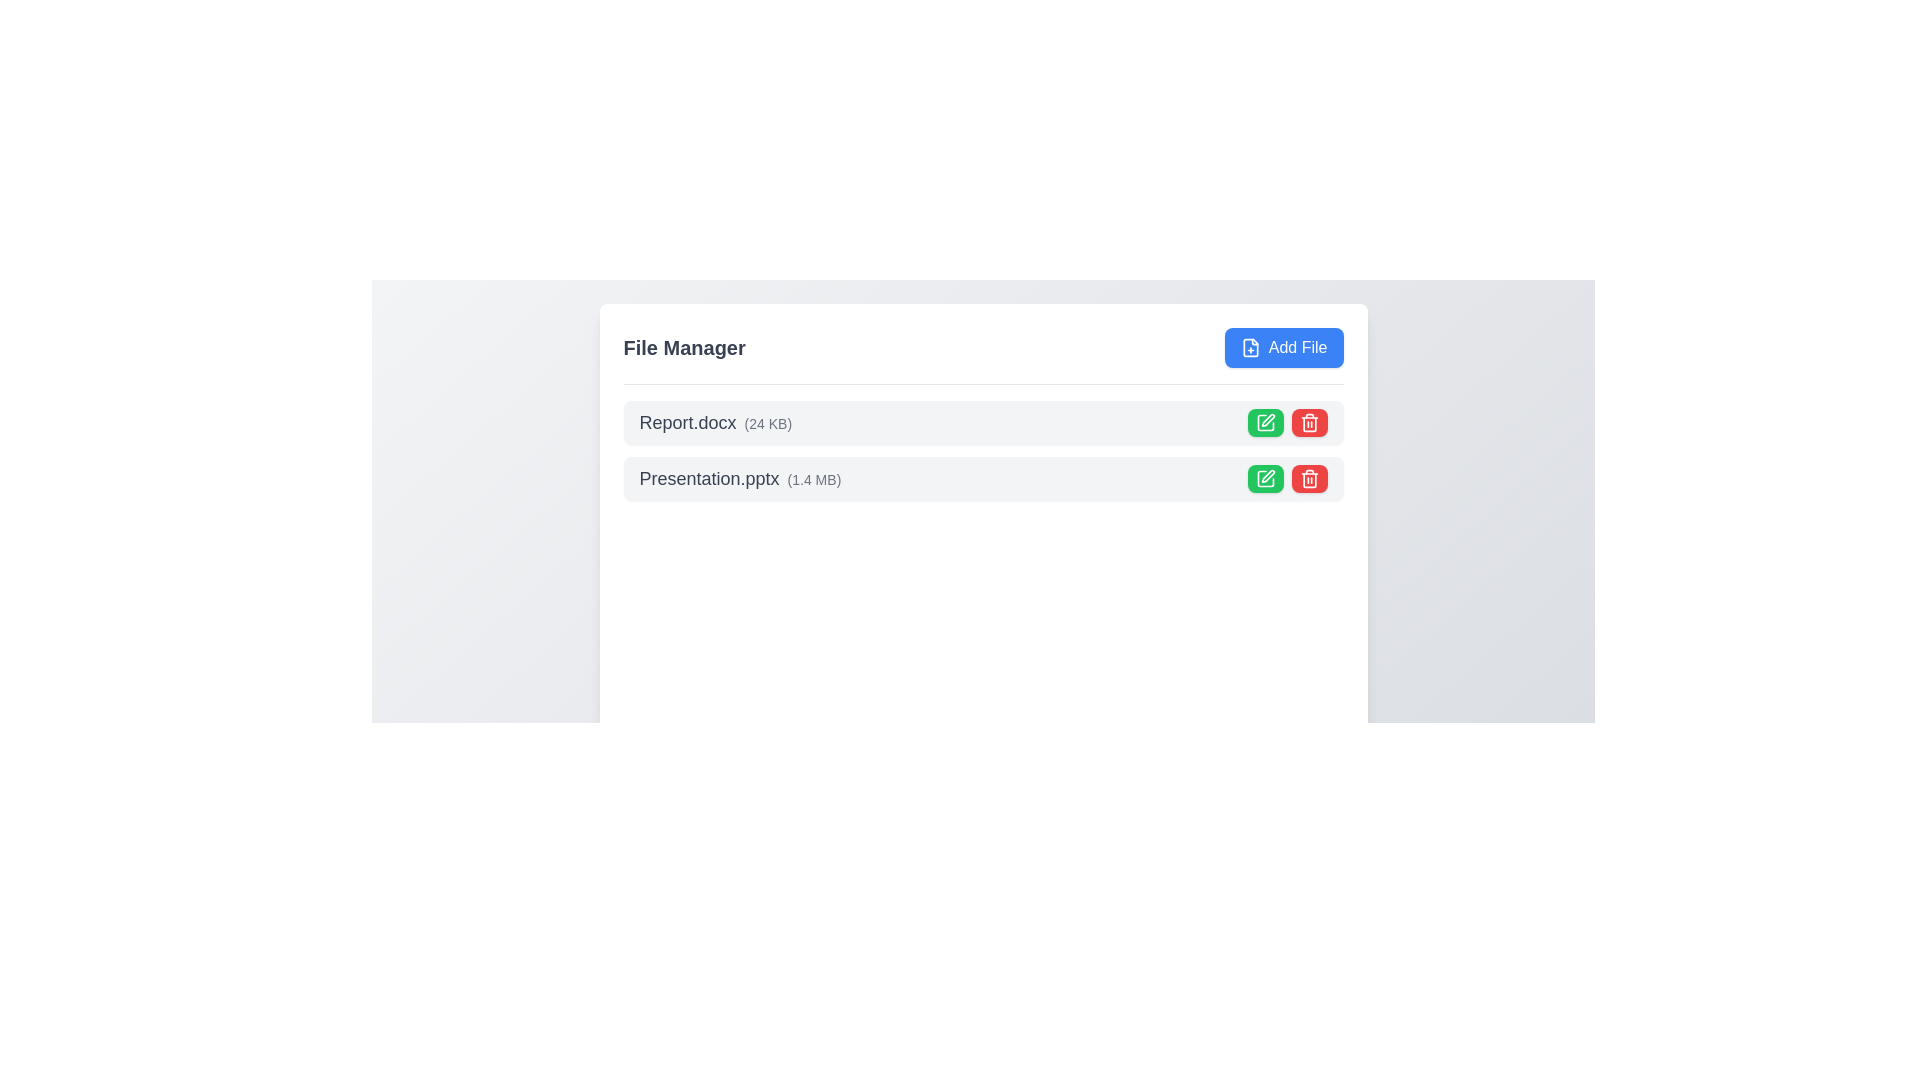 Image resolution: width=1920 pixels, height=1080 pixels. Describe the element at coordinates (1264, 422) in the screenshot. I see `the vibrant green action button with a pen icon located to the immediate right of the 'Report.docx' file label` at that location.